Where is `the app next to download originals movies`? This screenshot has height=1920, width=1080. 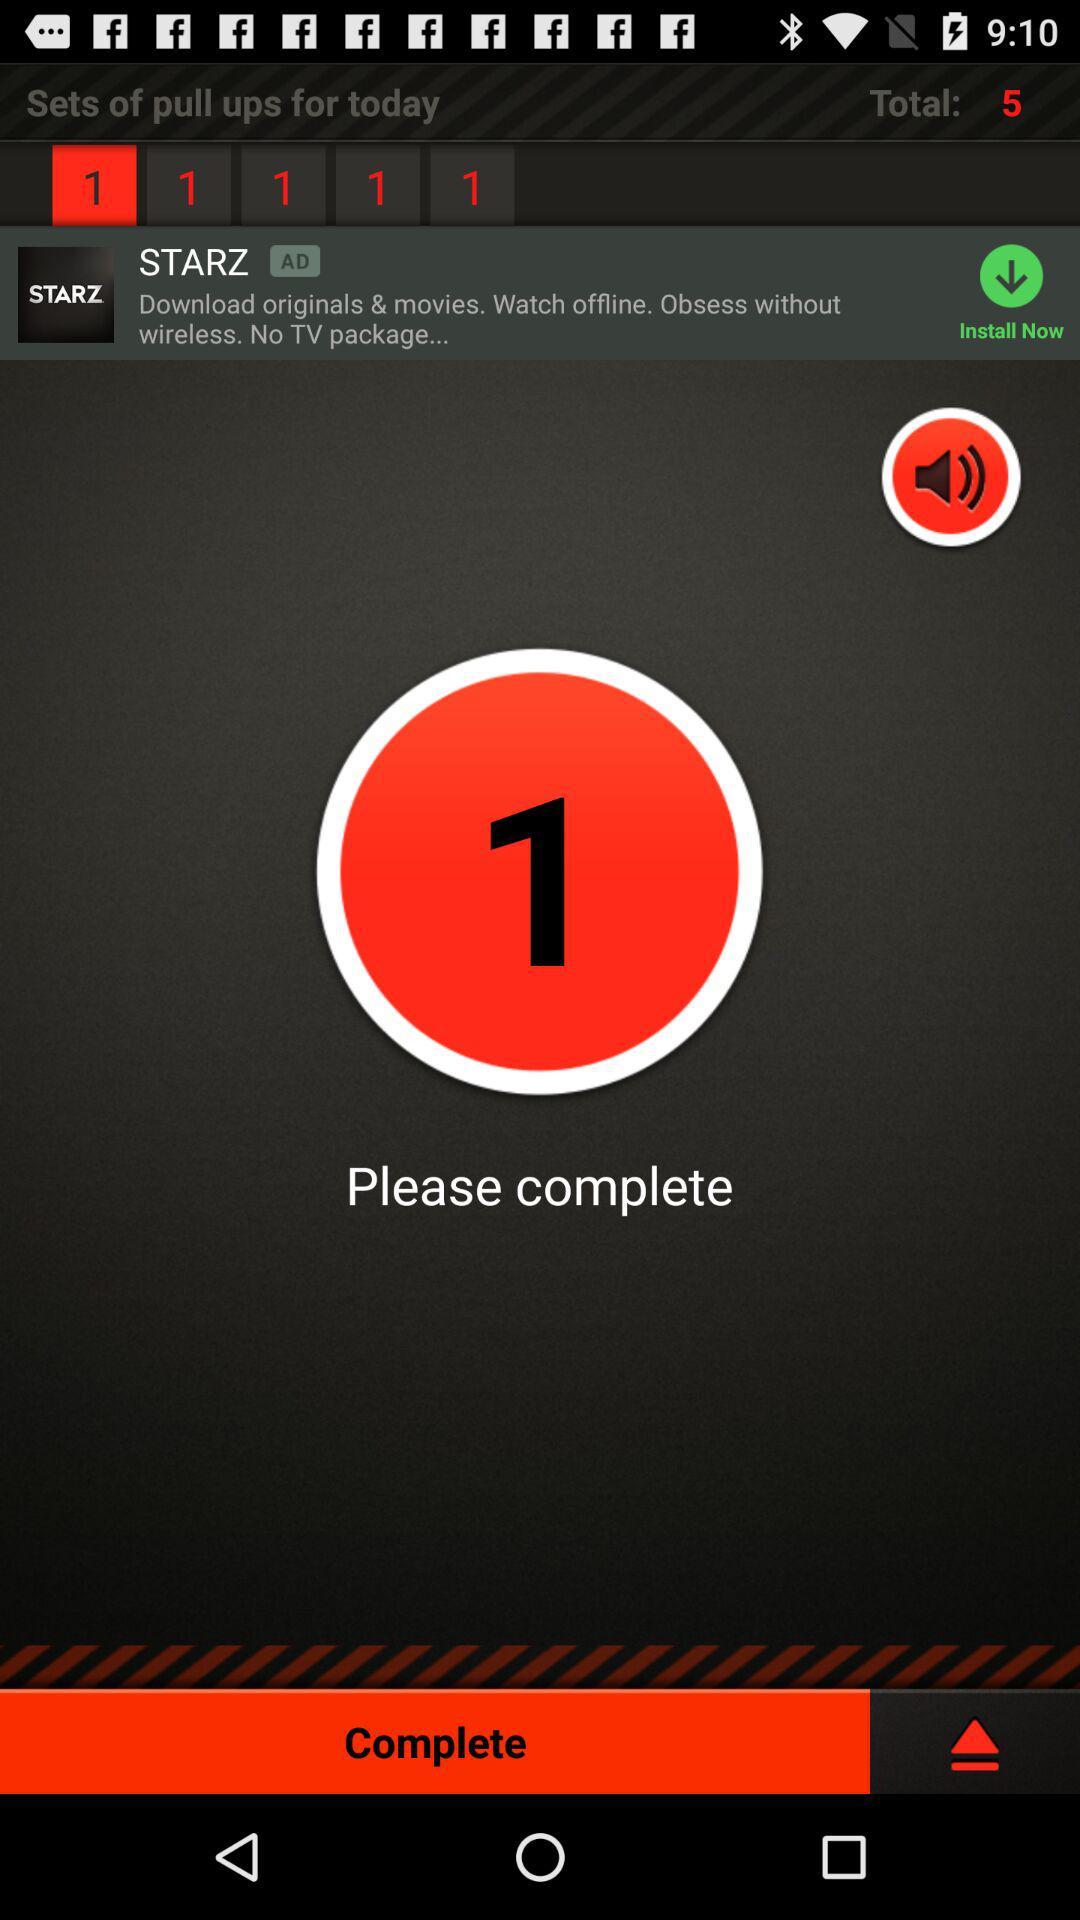 the app next to download originals movies is located at coordinates (1019, 293).